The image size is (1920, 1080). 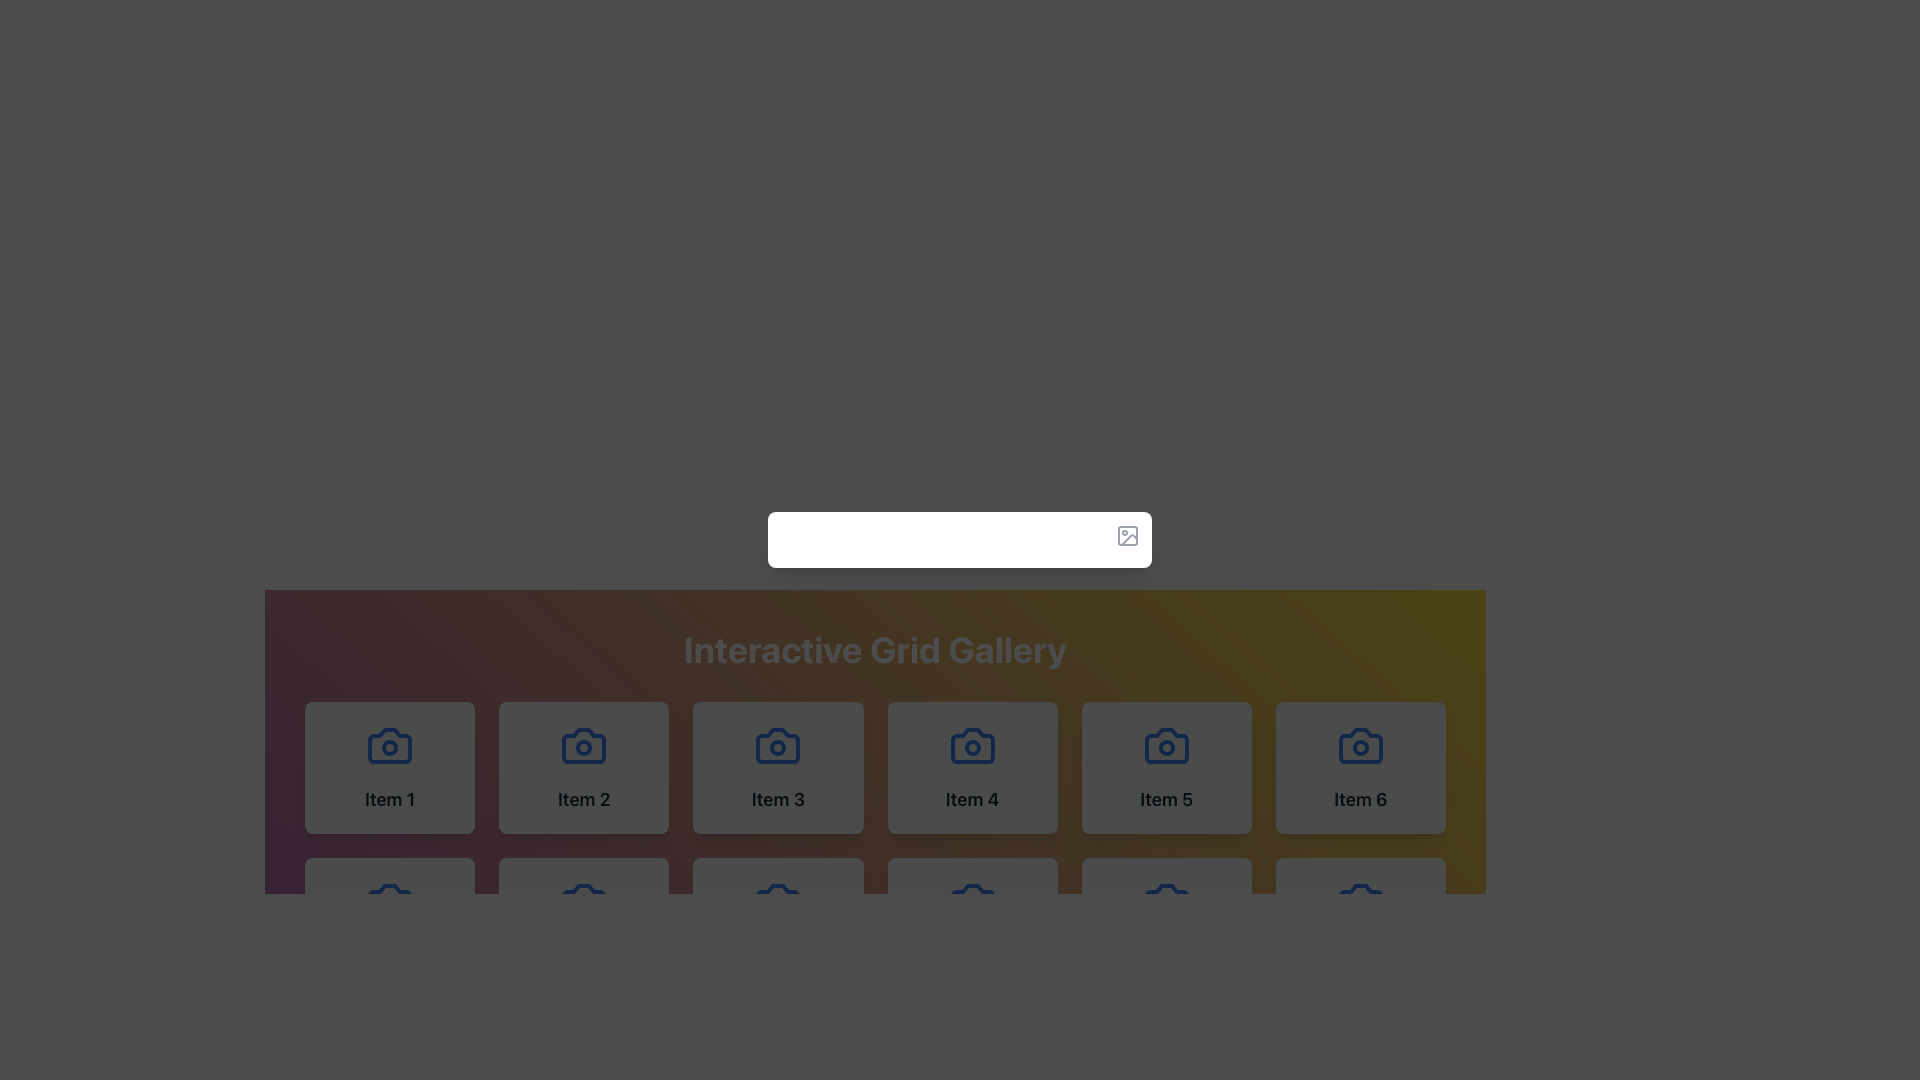 What do you see at coordinates (1166, 748) in the screenshot?
I see `the small circular spot located within the lens icon of the camera-shaped graphical representation for 'Item 5'` at bounding box center [1166, 748].